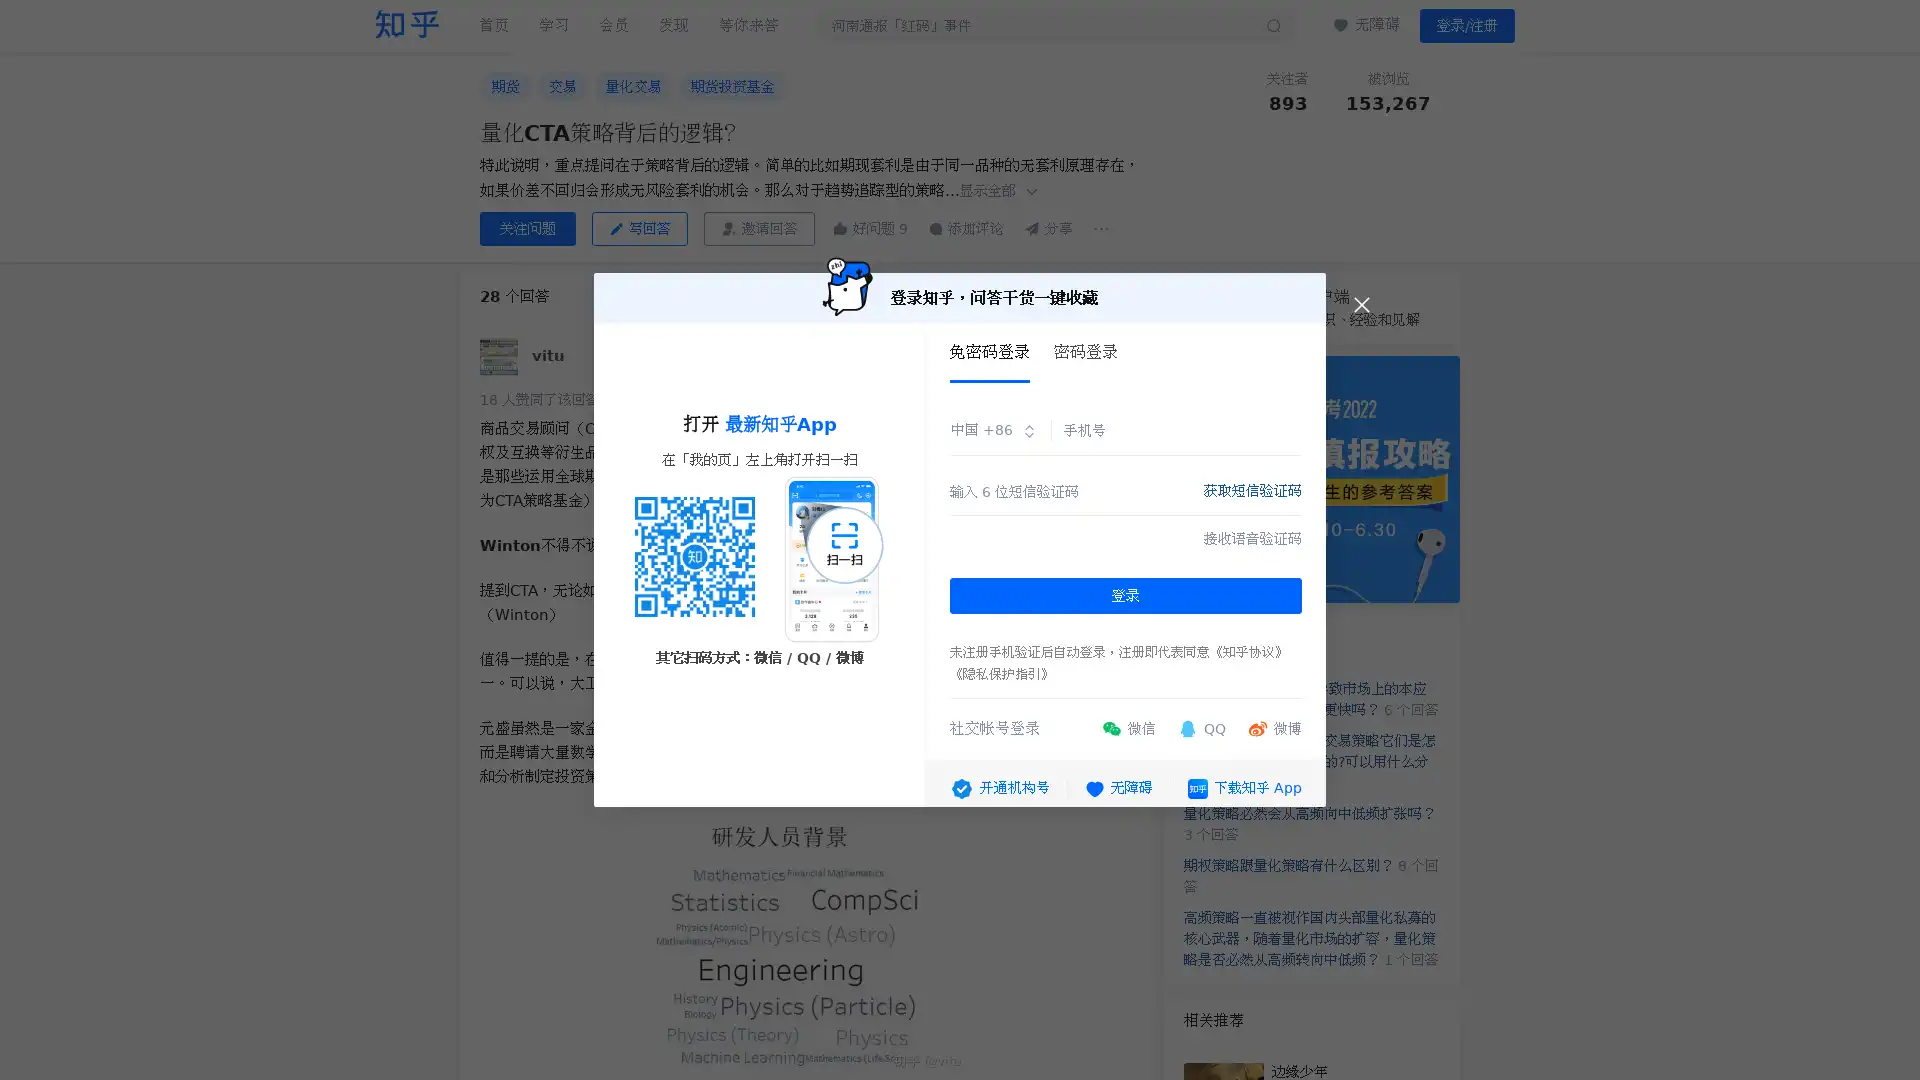  I want to click on App, so click(1243, 781).